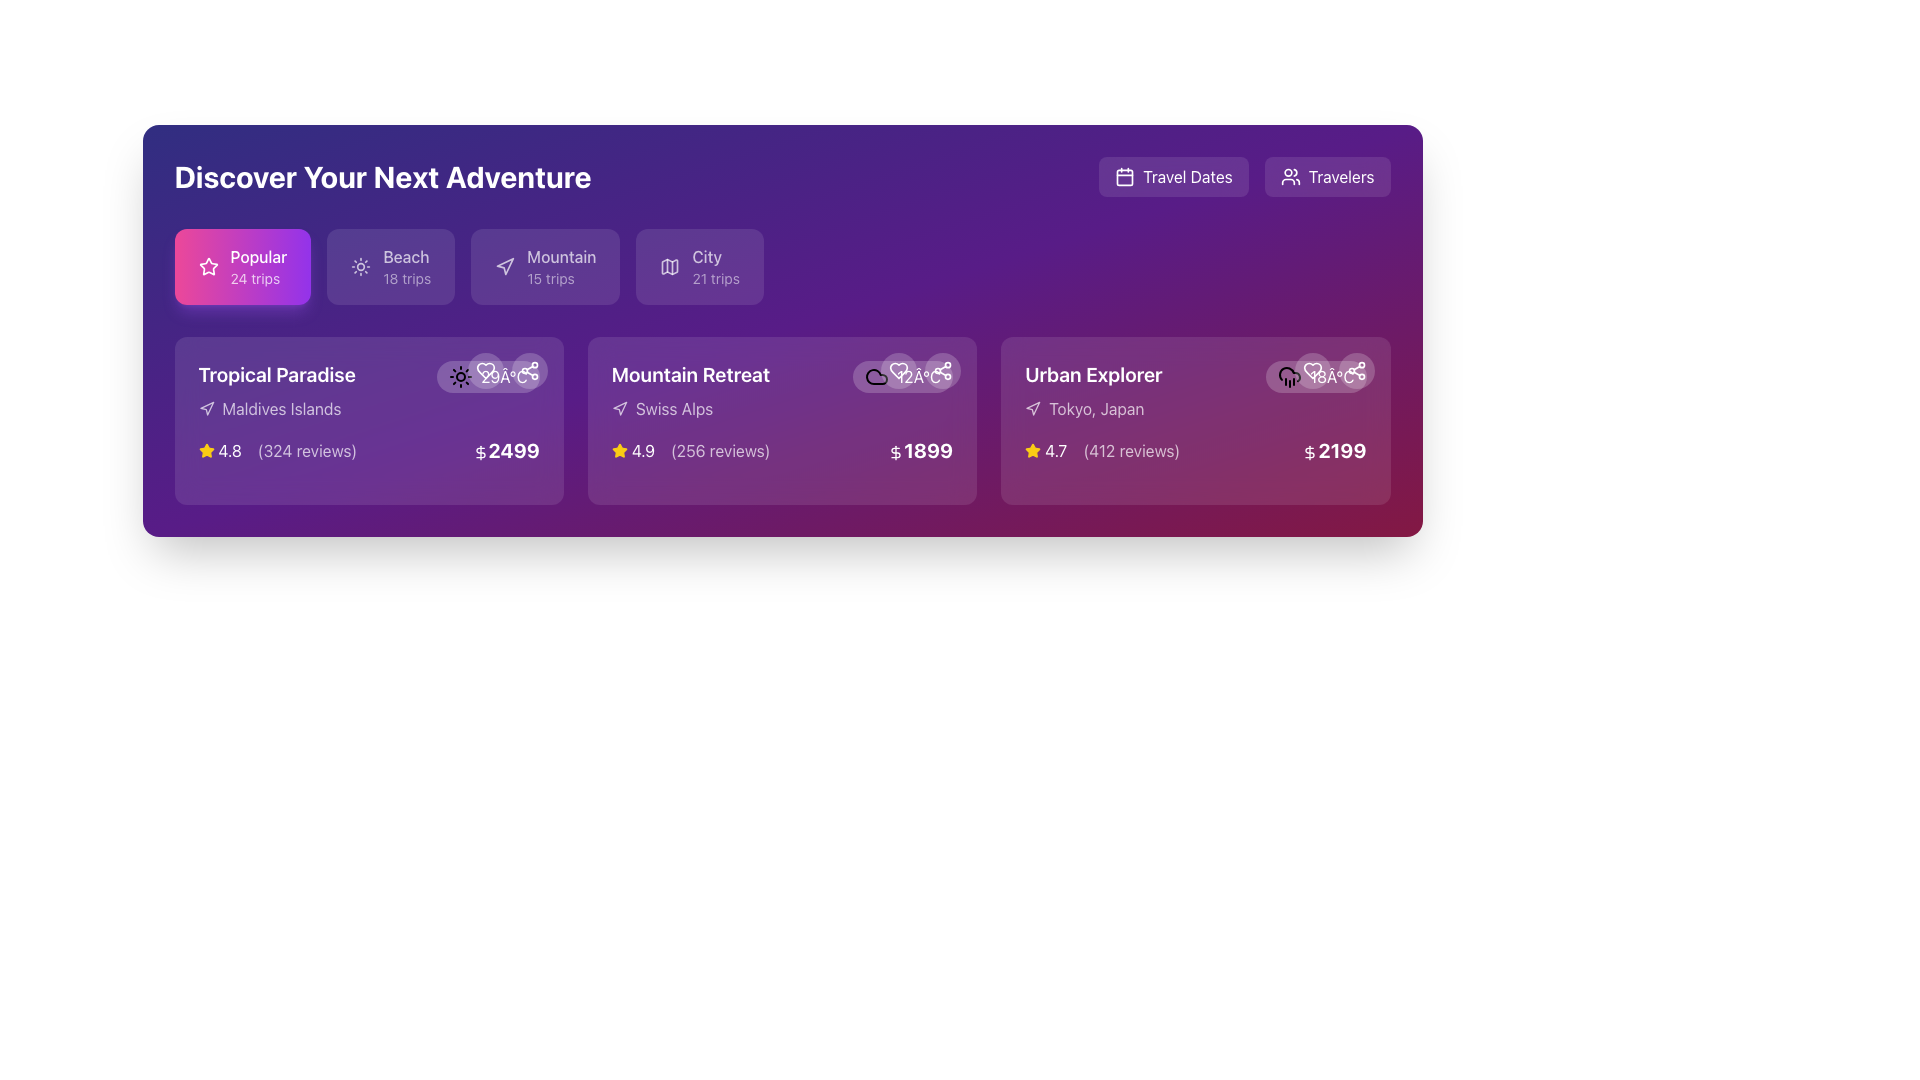 The width and height of the screenshot is (1920, 1080). I want to click on the title and subtitle text information block for the first travel destination under the 'Discover Your Next Adventure' section, so click(276, 390).